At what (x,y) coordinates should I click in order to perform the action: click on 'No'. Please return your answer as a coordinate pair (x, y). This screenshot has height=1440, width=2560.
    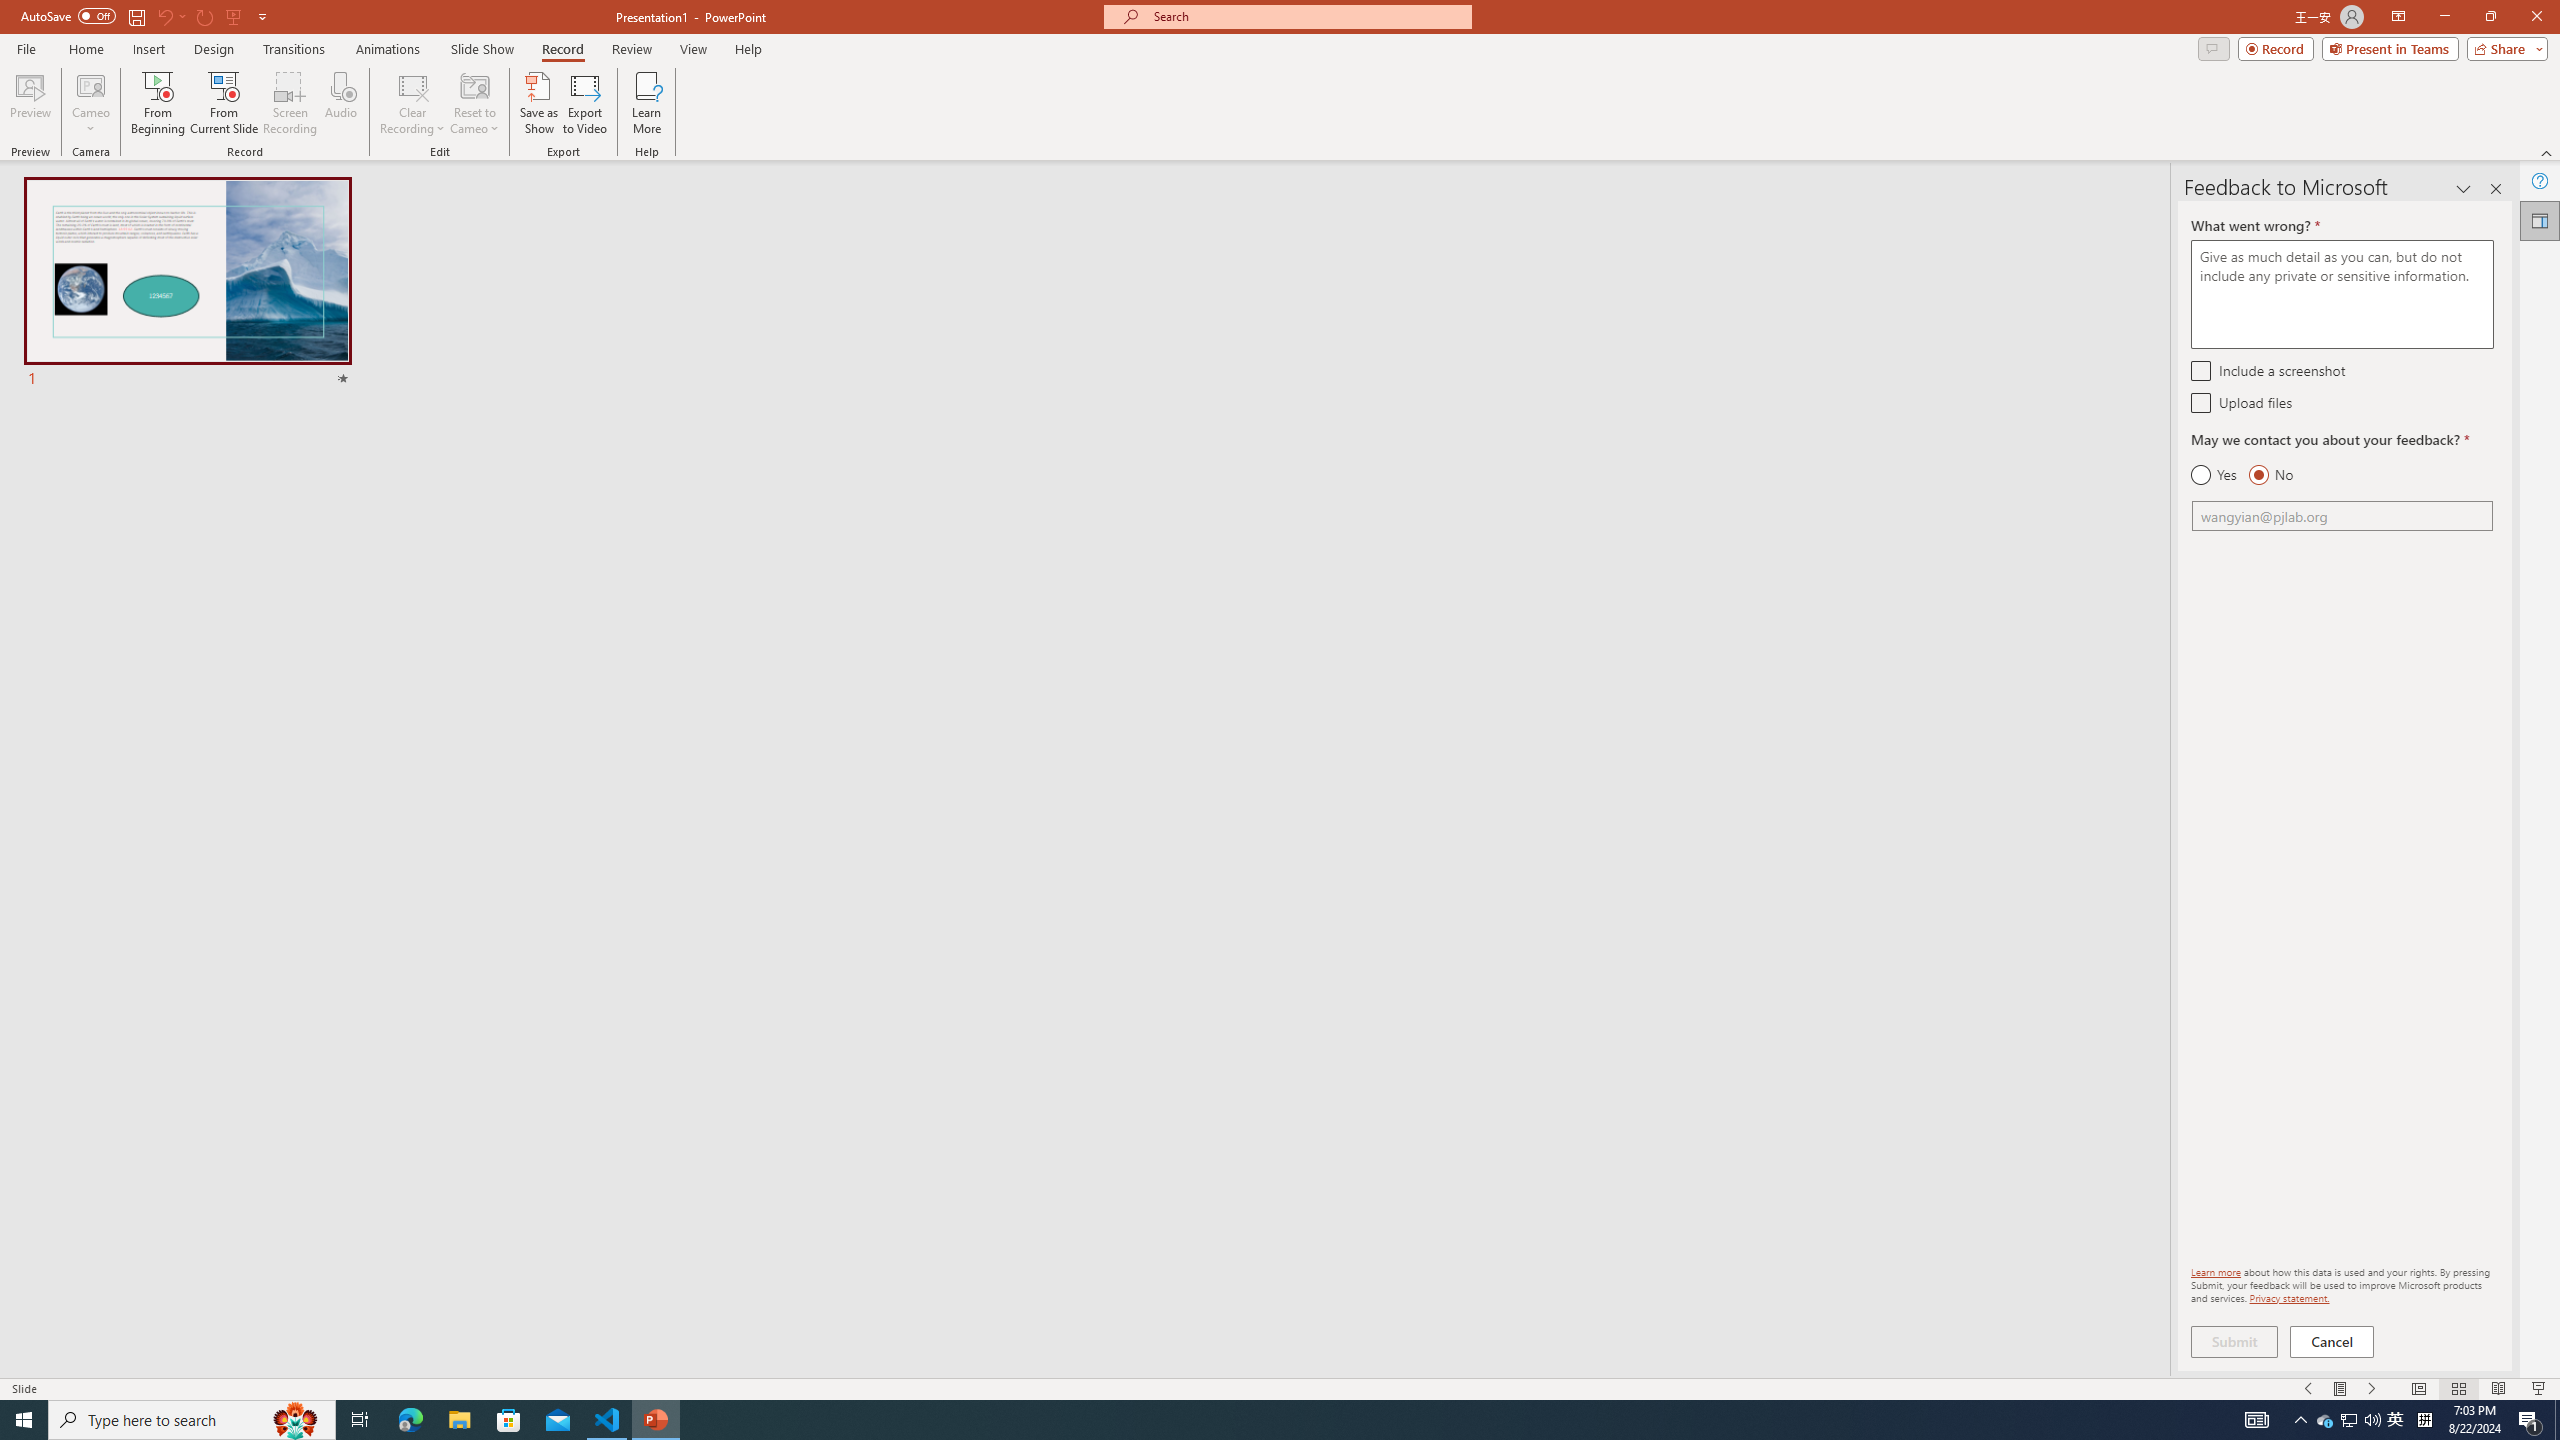
    Looking at the image, I should click on (2270, 474).